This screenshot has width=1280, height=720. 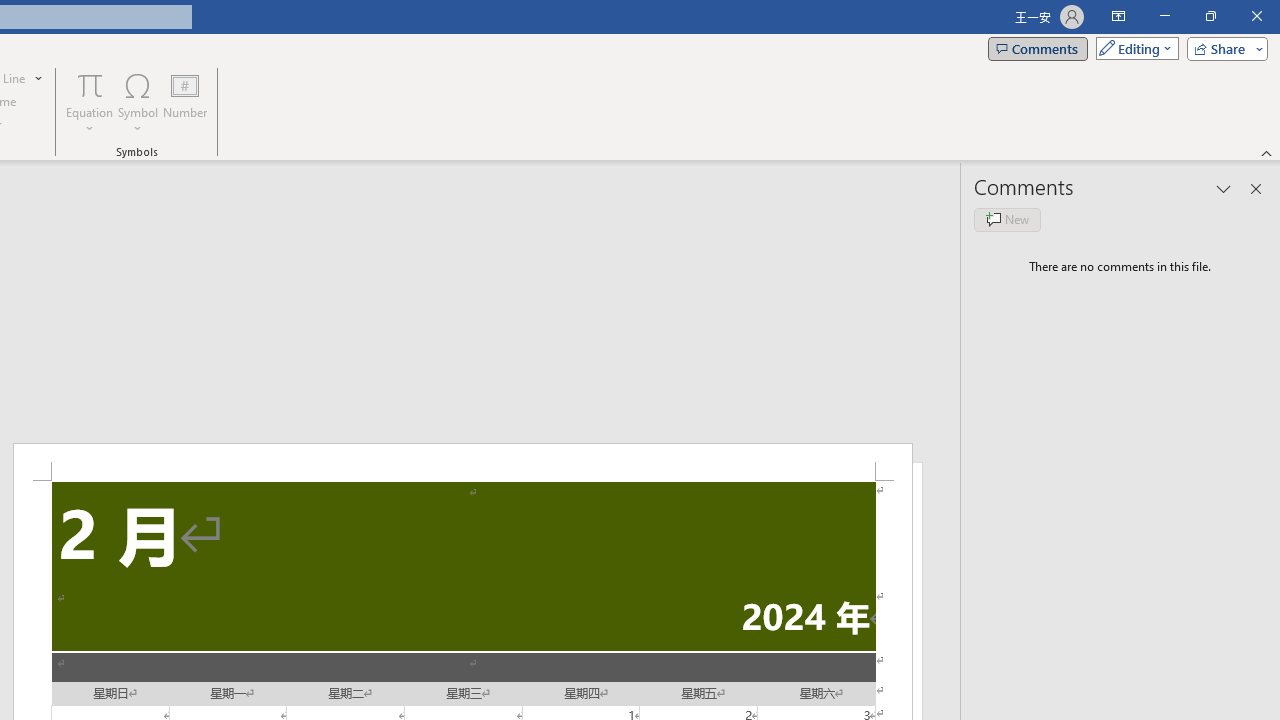 I want to click on 'Restore Down', so click(x=1209, y=16).